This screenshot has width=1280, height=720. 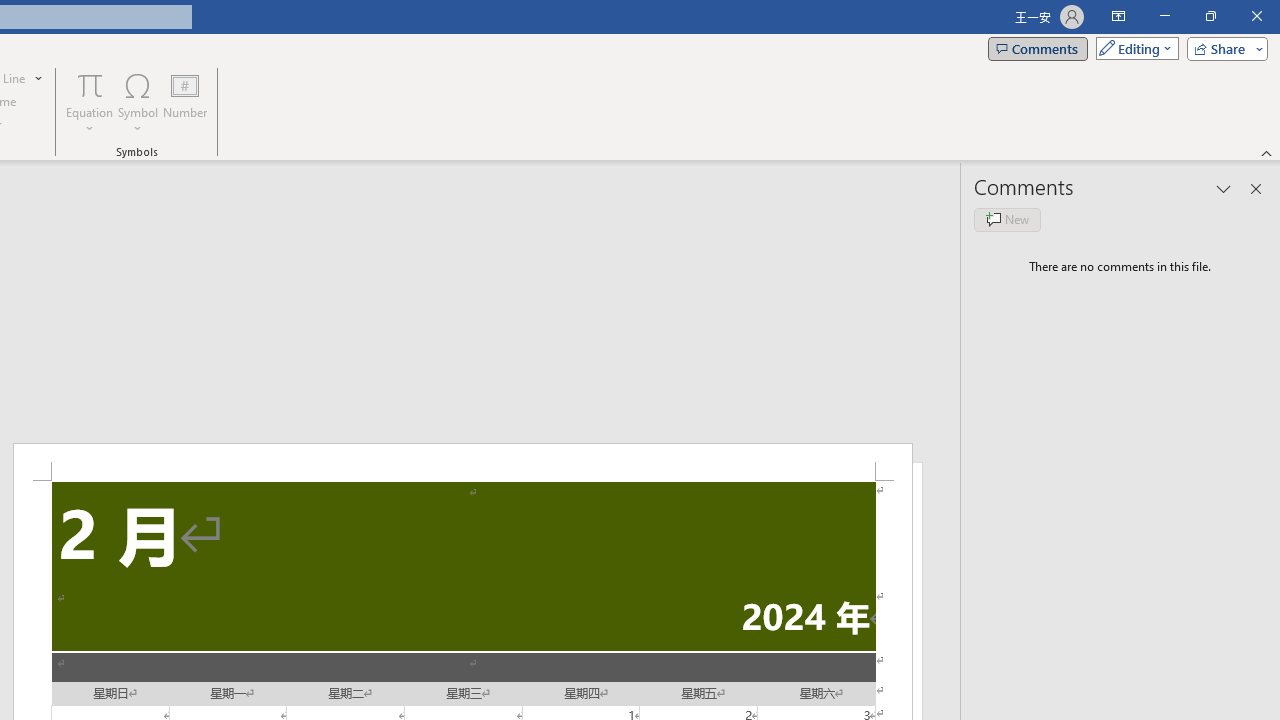 I want to click on 'Restore Down', so click(x=1209, y=16).